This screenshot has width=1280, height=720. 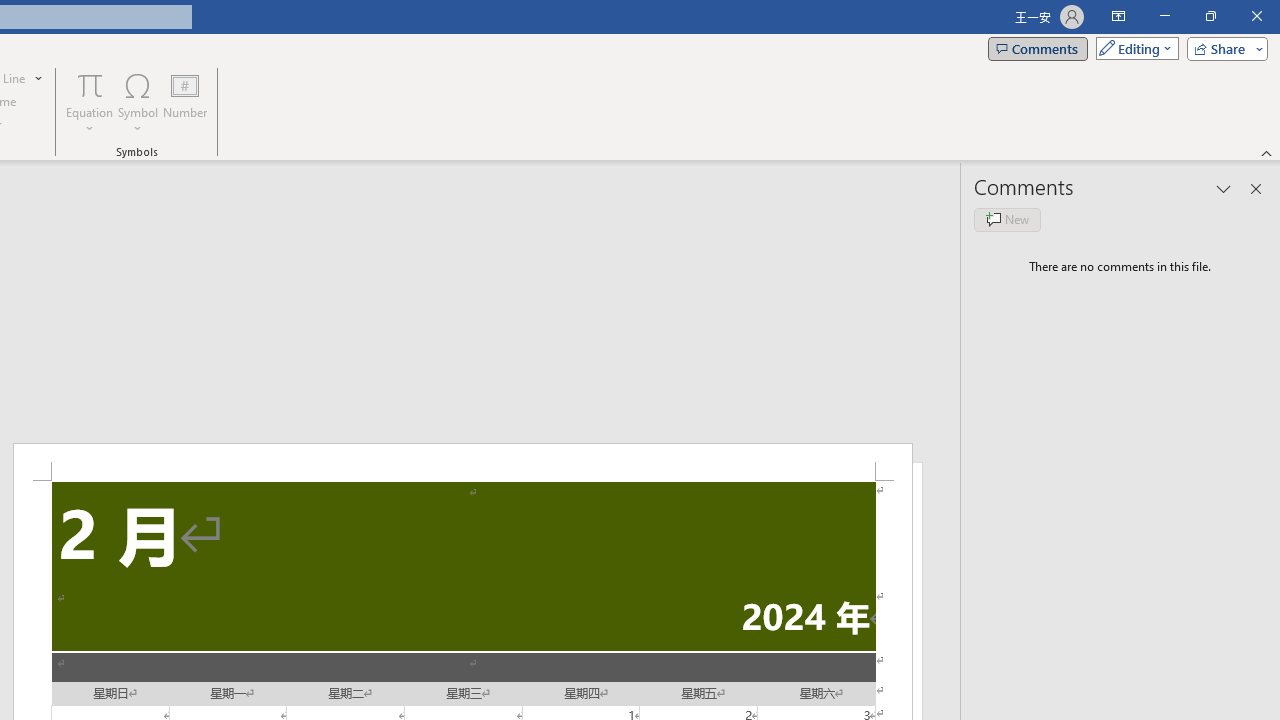 I want to click on 'Restore Down', so click(x=1209, y=16).